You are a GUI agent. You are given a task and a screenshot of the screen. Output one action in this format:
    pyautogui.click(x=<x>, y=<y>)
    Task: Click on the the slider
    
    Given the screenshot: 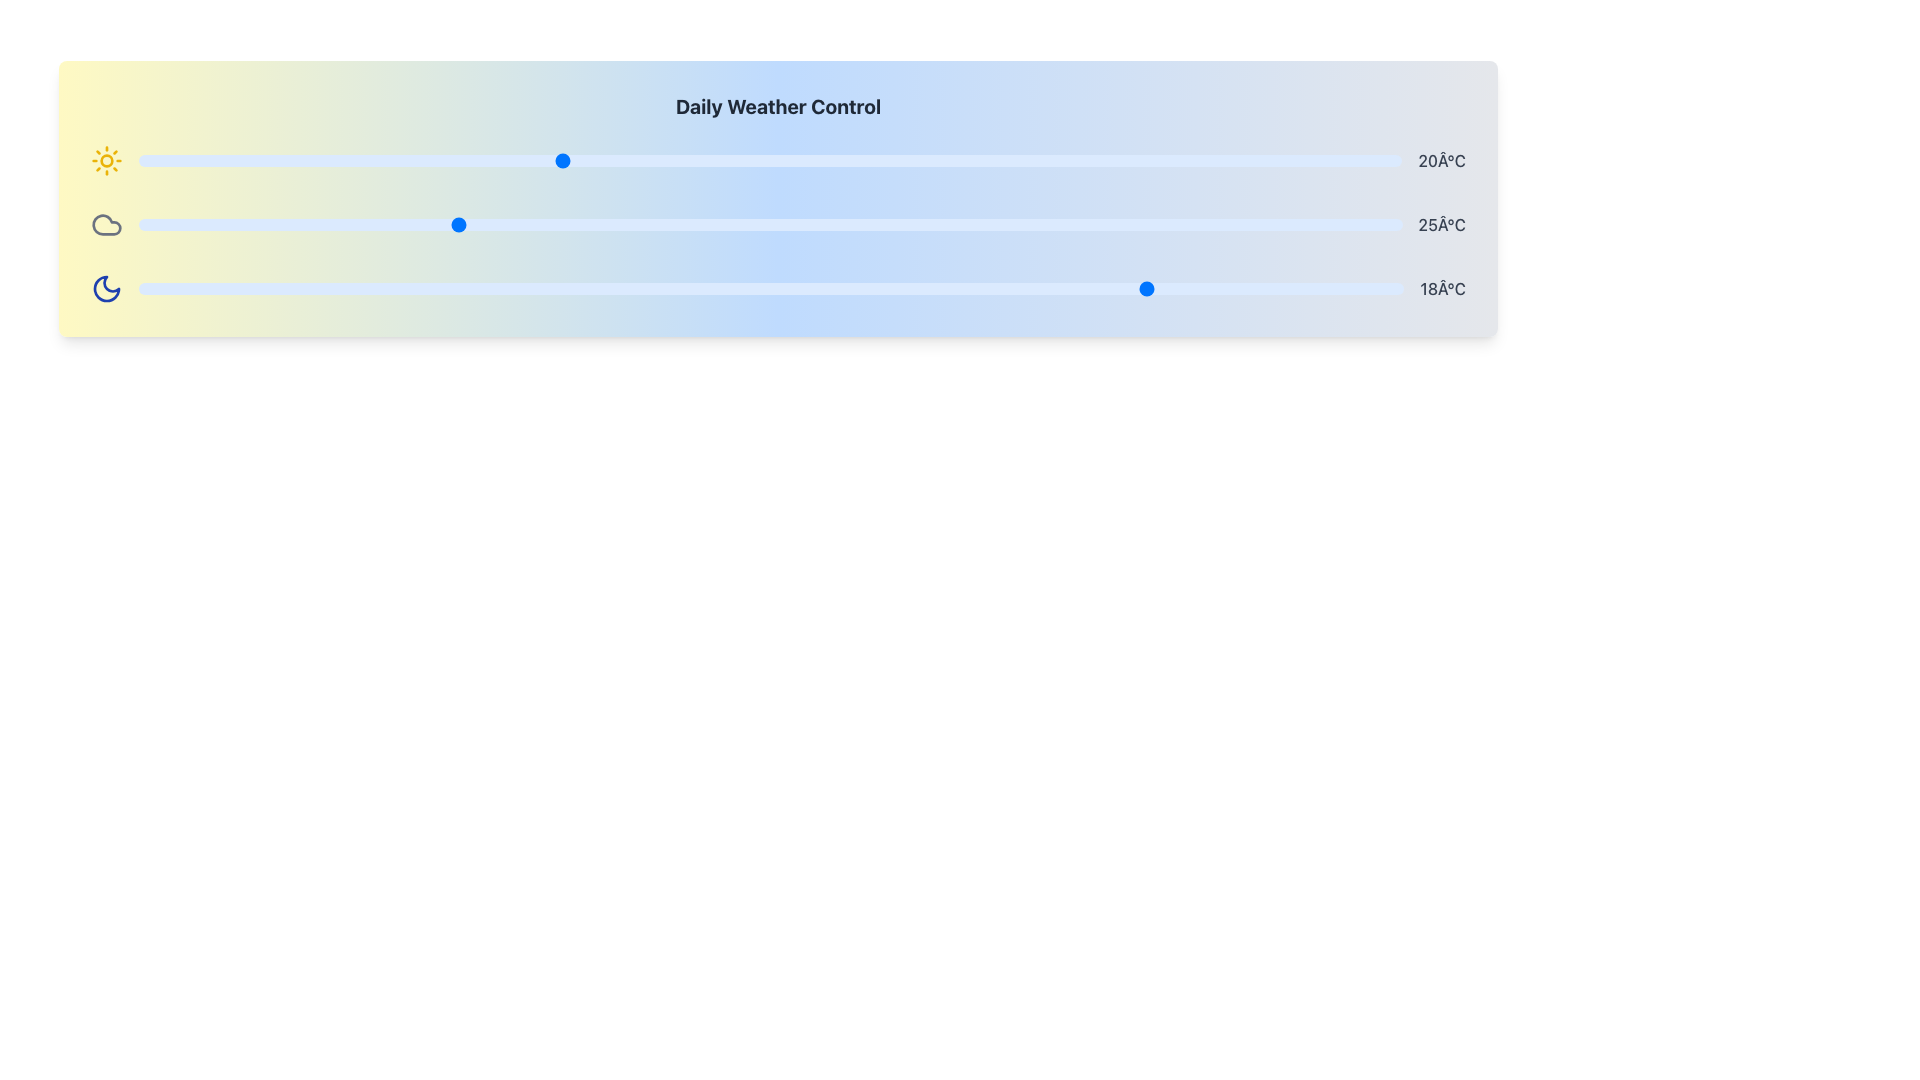 What is the action you would take?
    pyautogui.click(x=727, y=160)
    